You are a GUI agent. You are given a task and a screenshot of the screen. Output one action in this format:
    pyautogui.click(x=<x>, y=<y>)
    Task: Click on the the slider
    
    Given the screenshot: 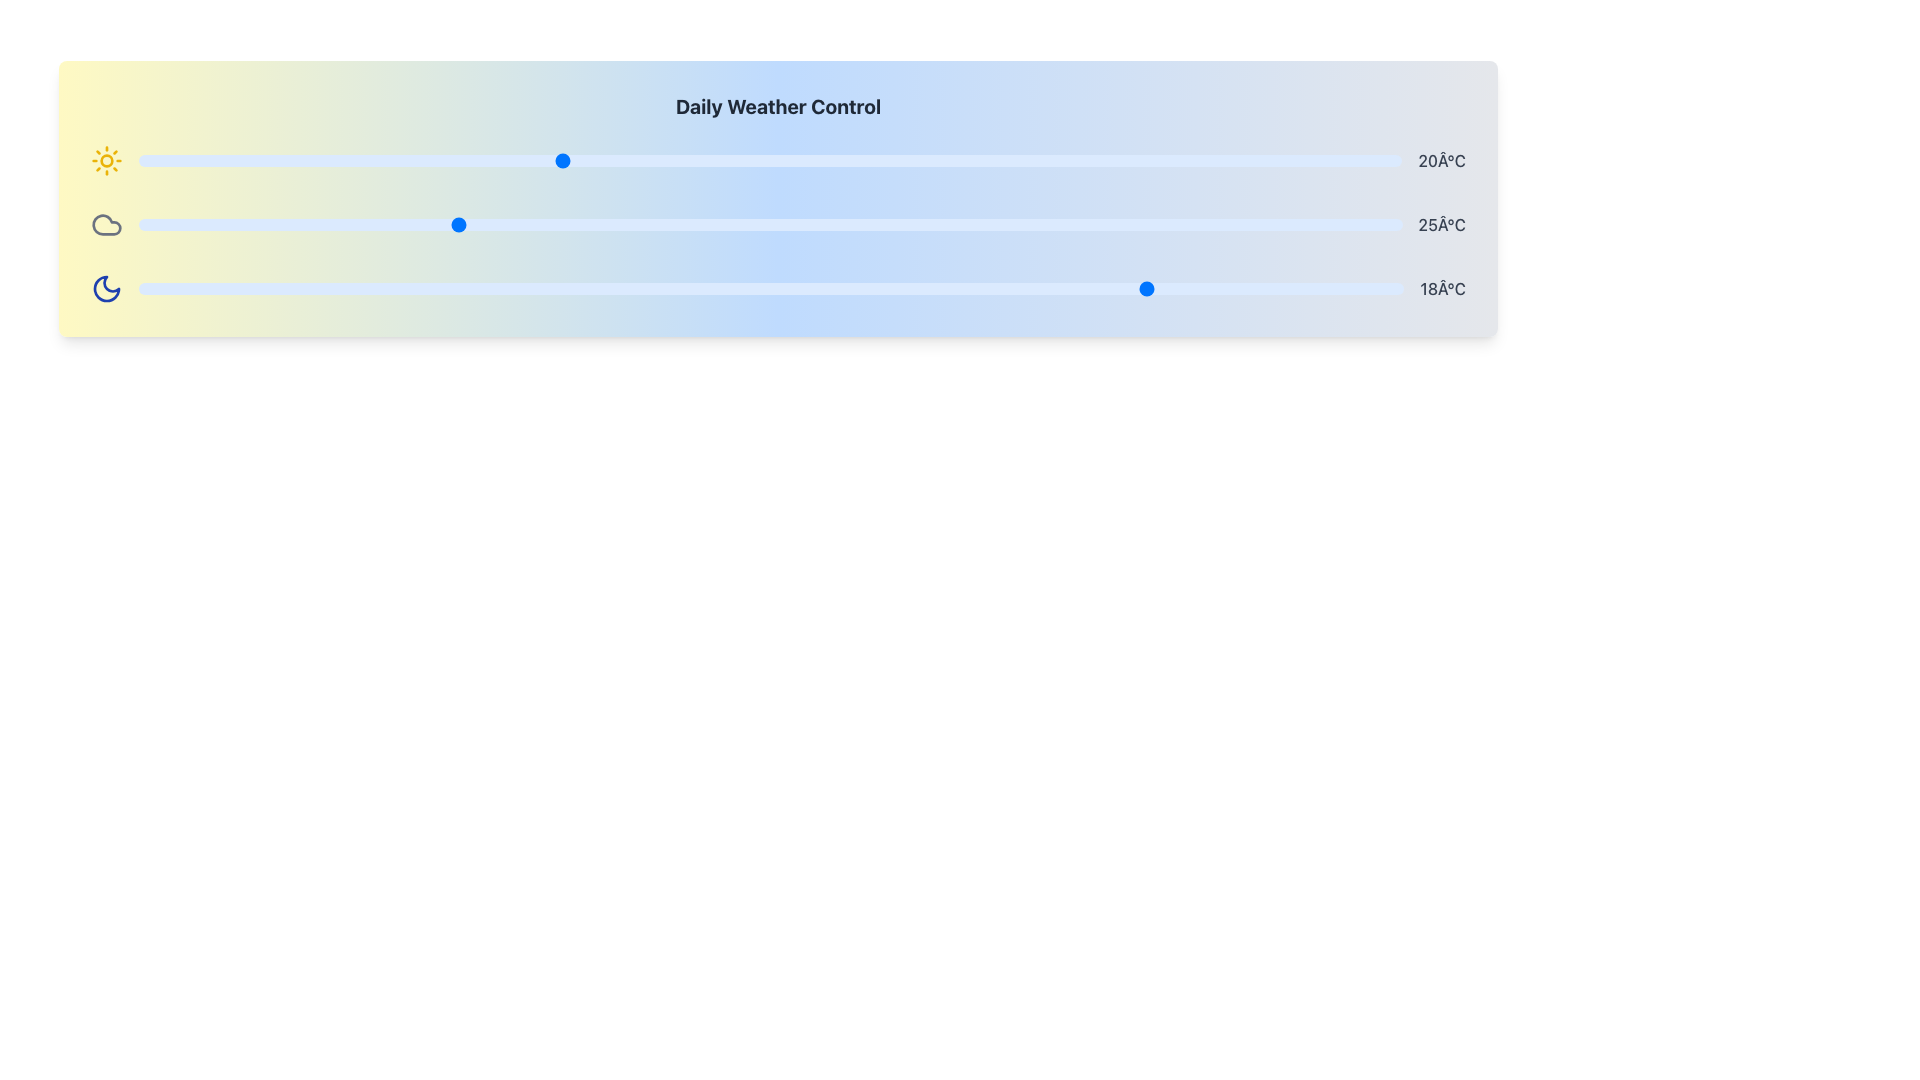 What is the action you would take?
    pyautogui.click(x=727, y=160)
    